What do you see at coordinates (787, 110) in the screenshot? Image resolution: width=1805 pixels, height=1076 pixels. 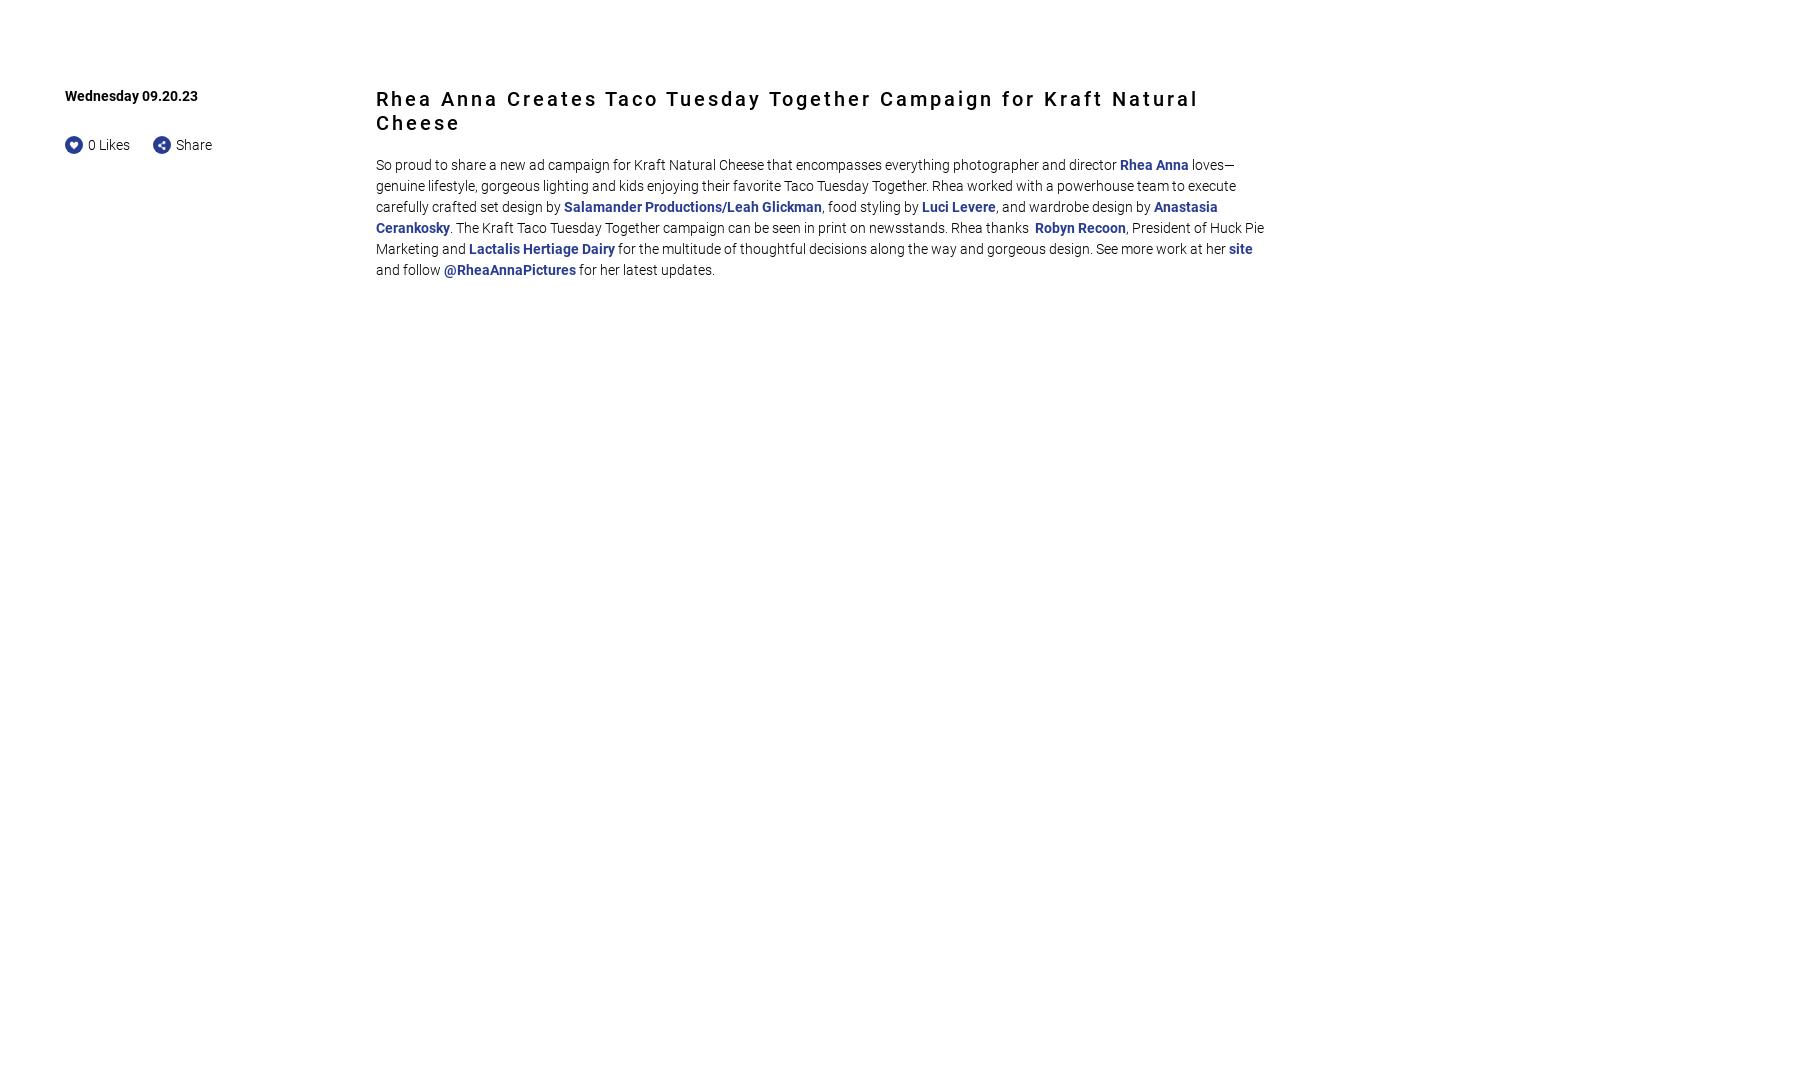 I see `'Rhea Anna Creates Taco Tuesday Together Campaign for Kraft Natural Cheese'` at bounding box center [787, 110].